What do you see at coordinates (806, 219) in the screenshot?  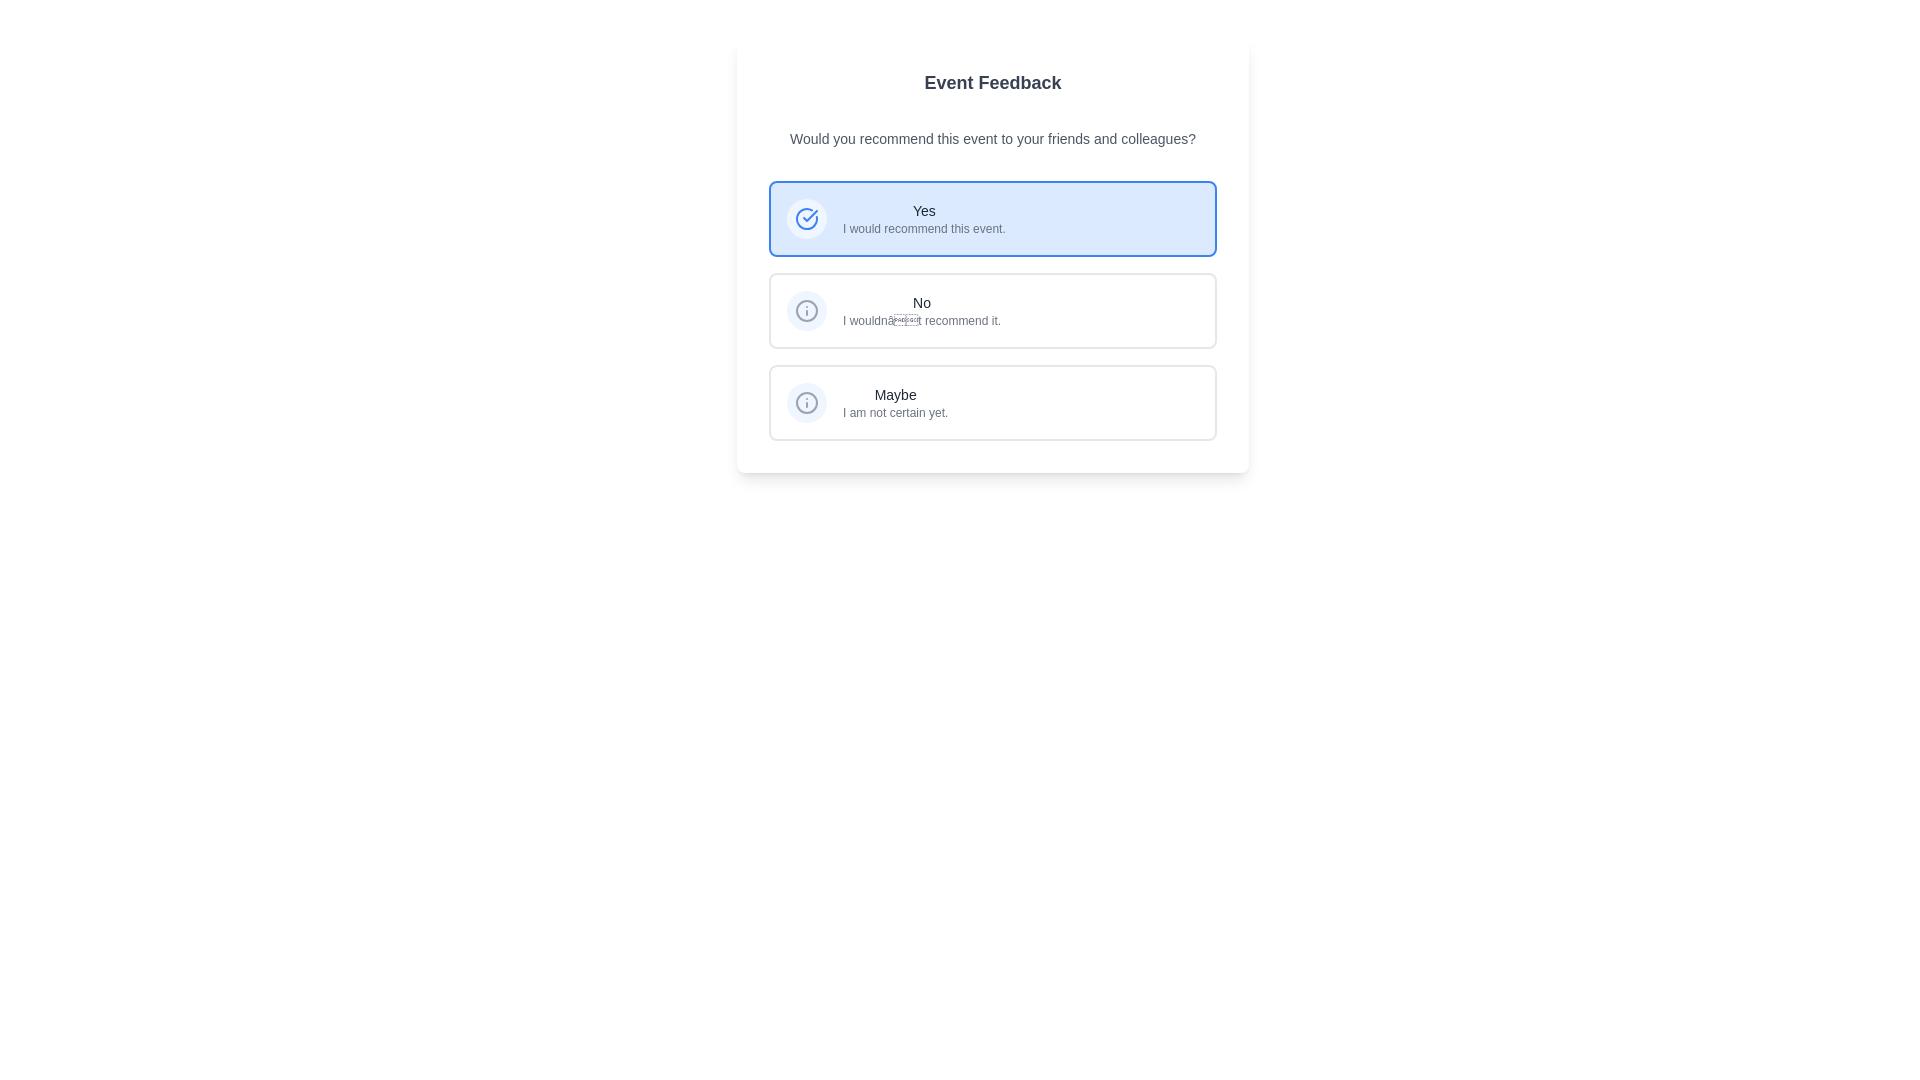 I see `the 'Yes' selection icon in the Event Feedback interface, which indicates that the option is selected` at bounding box center [806, 219].